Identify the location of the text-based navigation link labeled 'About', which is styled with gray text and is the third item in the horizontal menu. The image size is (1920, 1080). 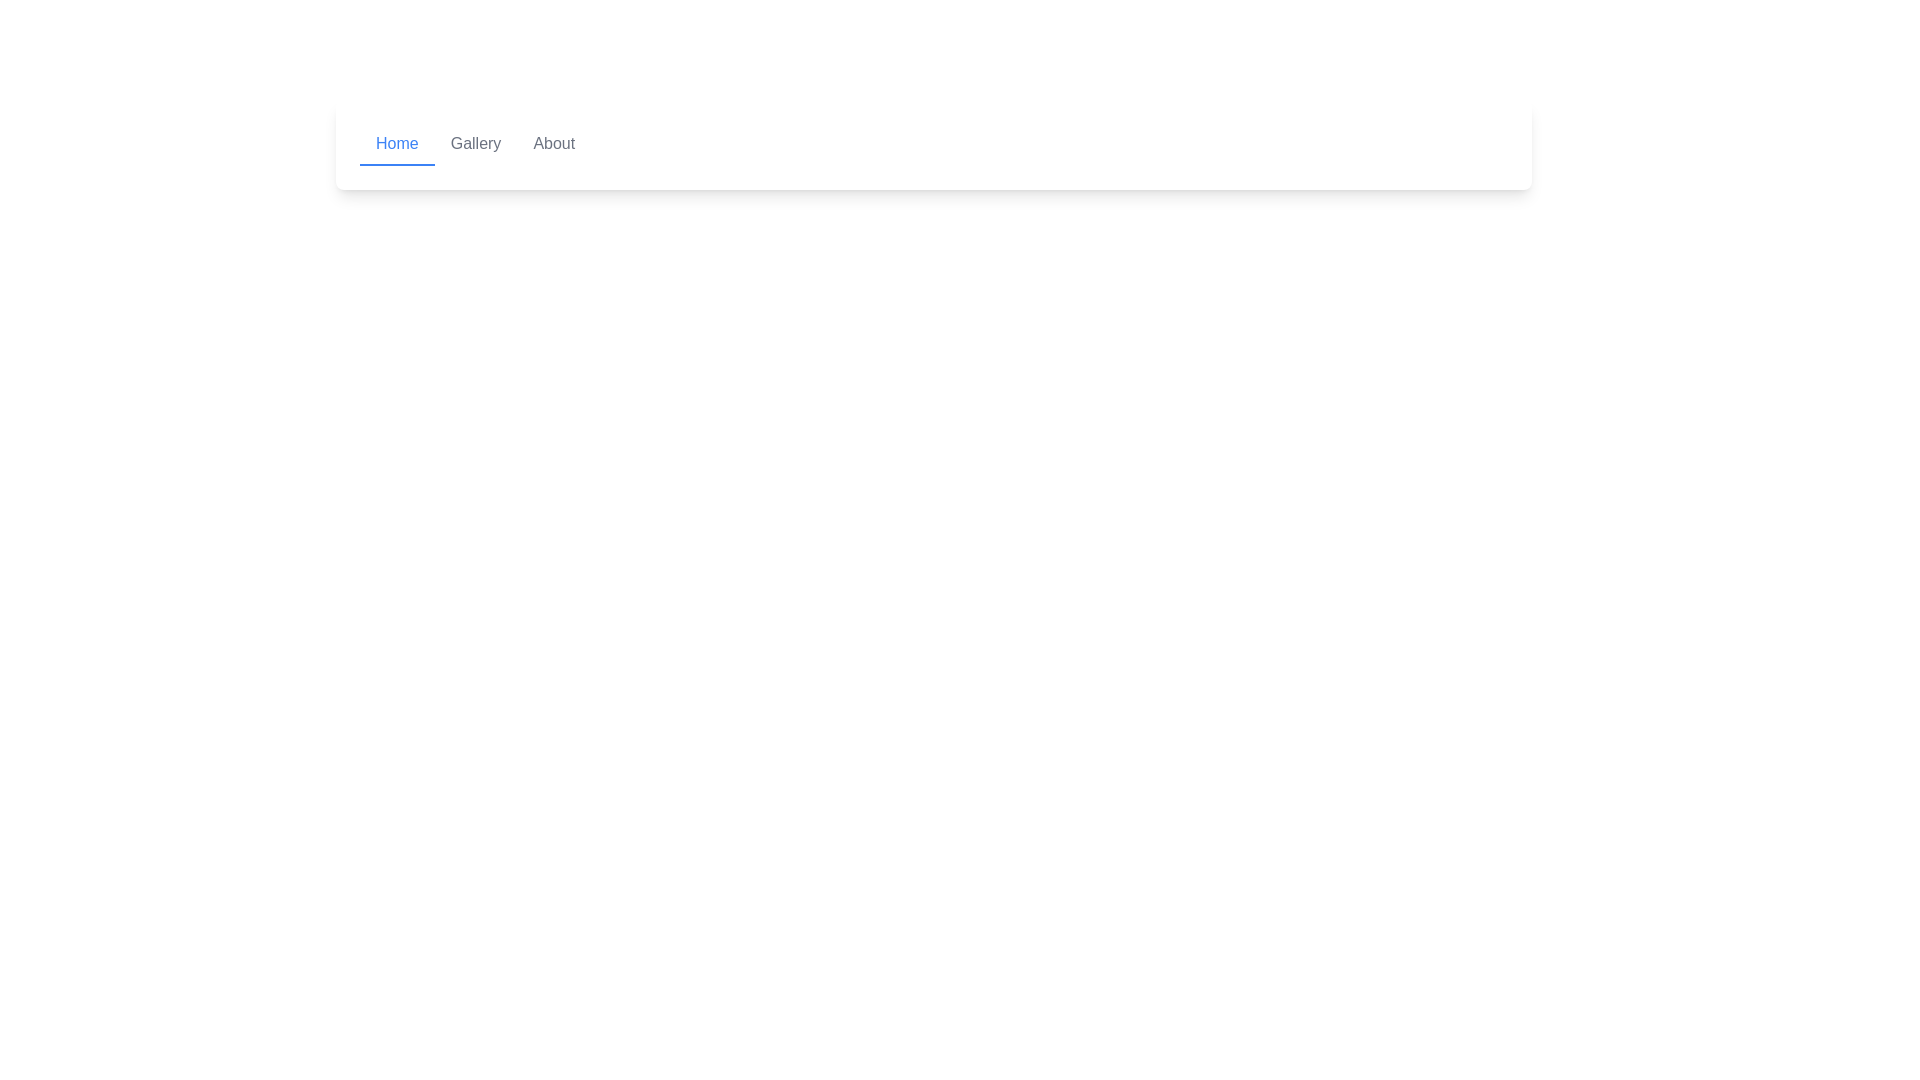
(554, 144).